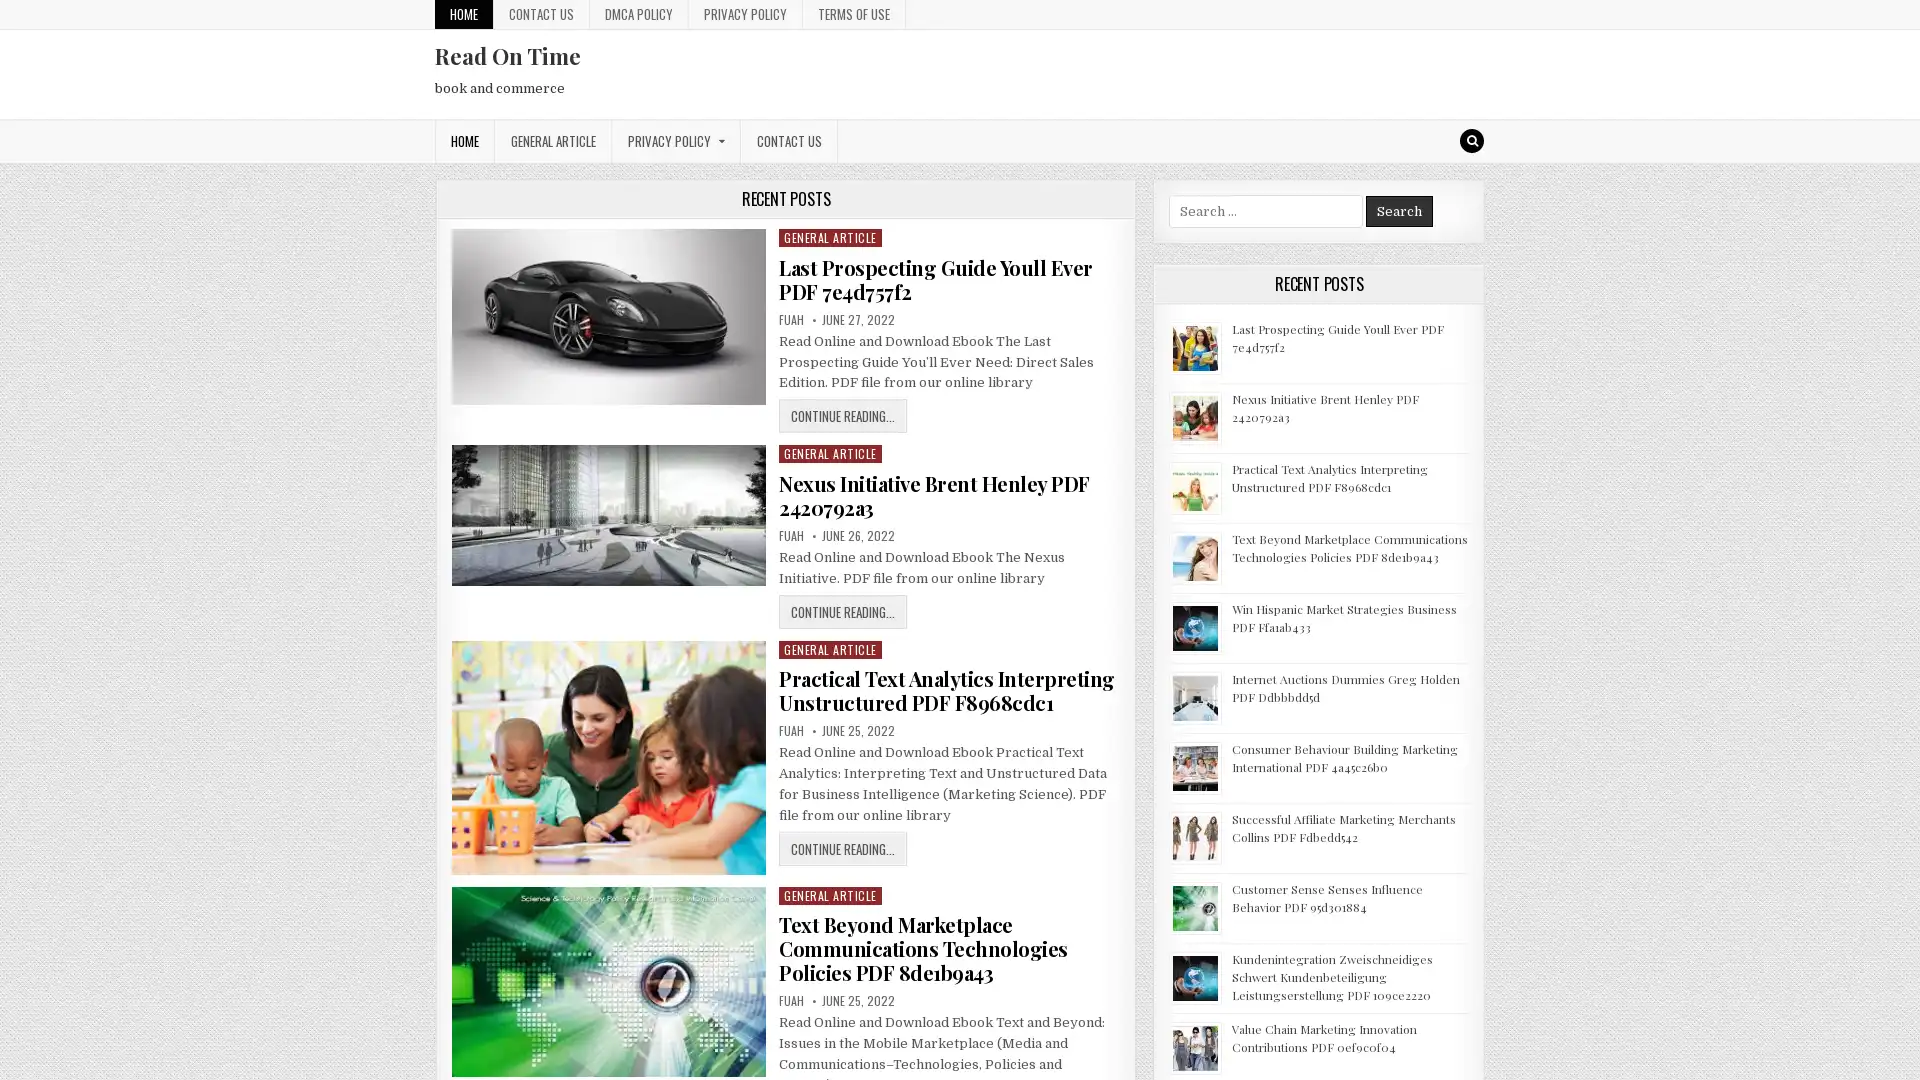  I want to click on Search, so click(1398, 211).